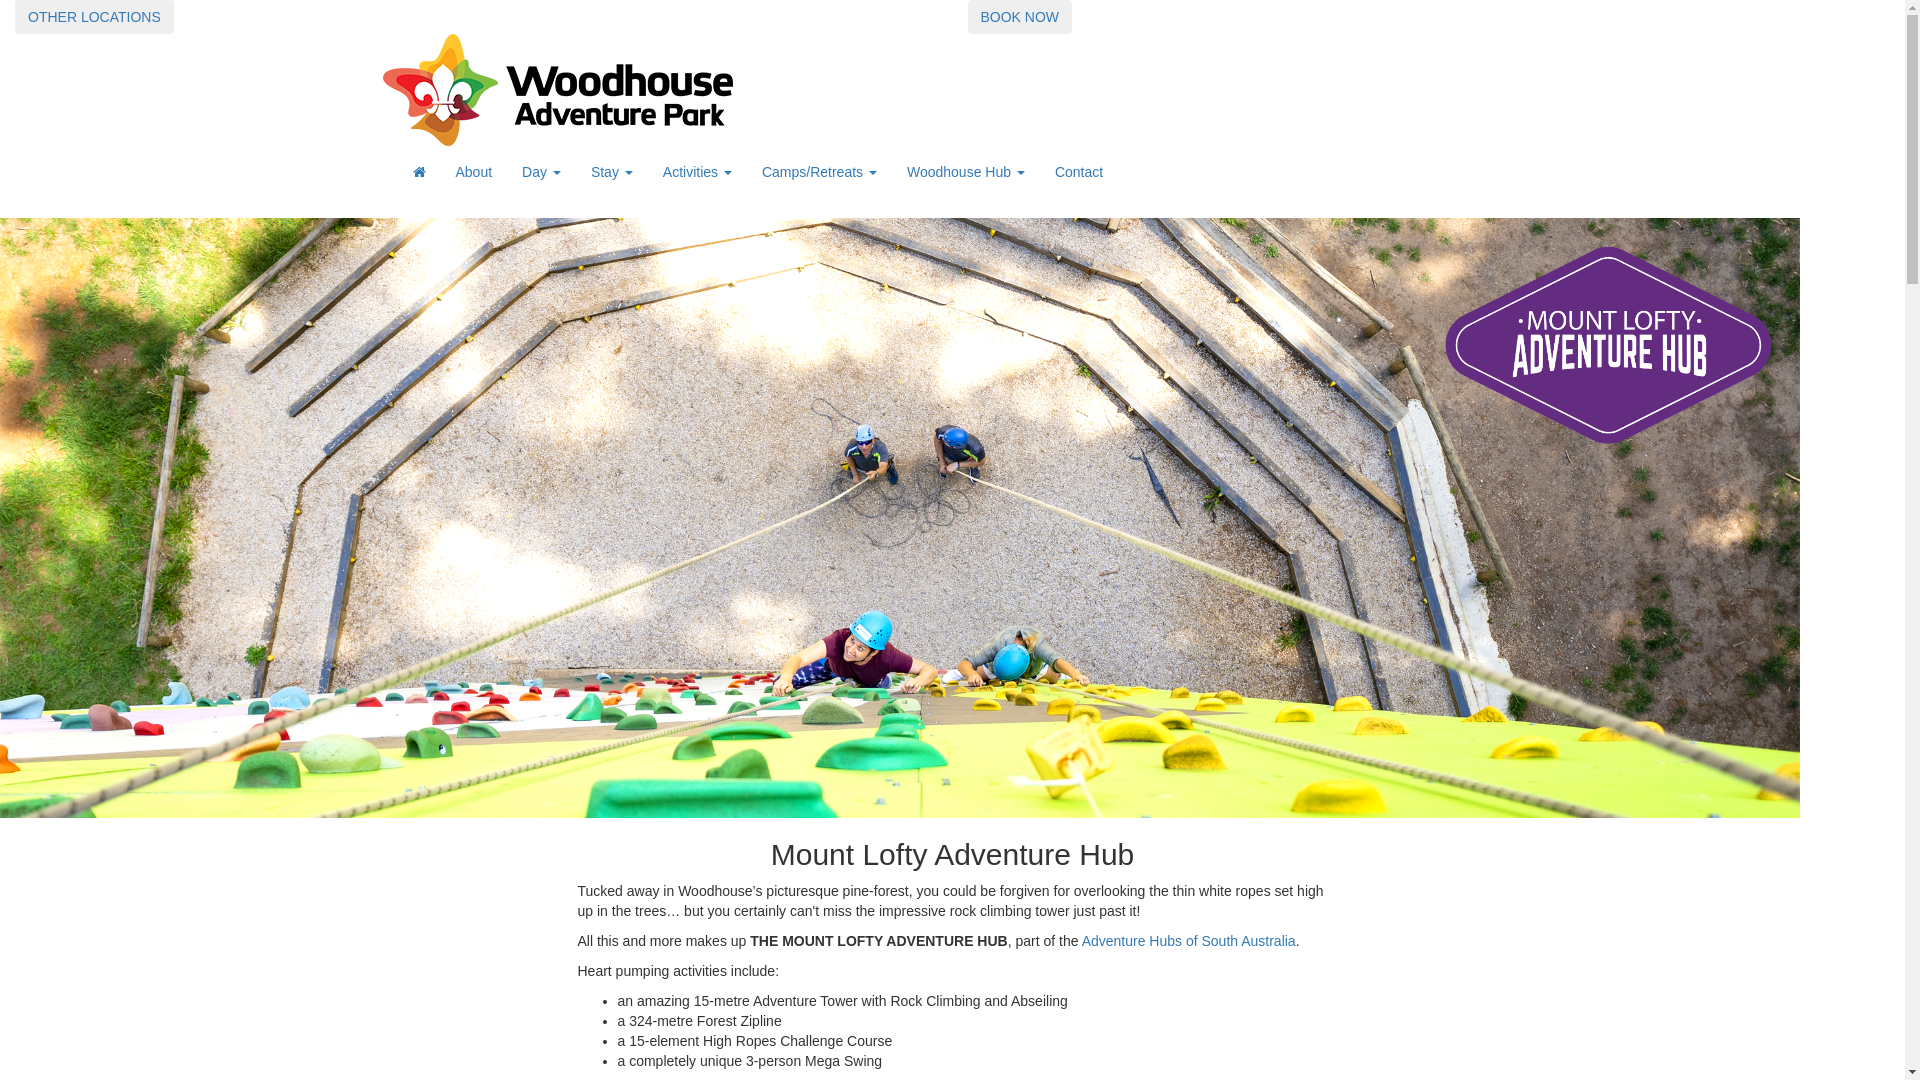 This screenshot has width=1920, height=1080. Describe the element at coordinates (1078, 171) in the screenshot. I see `'Contact'` at that location.